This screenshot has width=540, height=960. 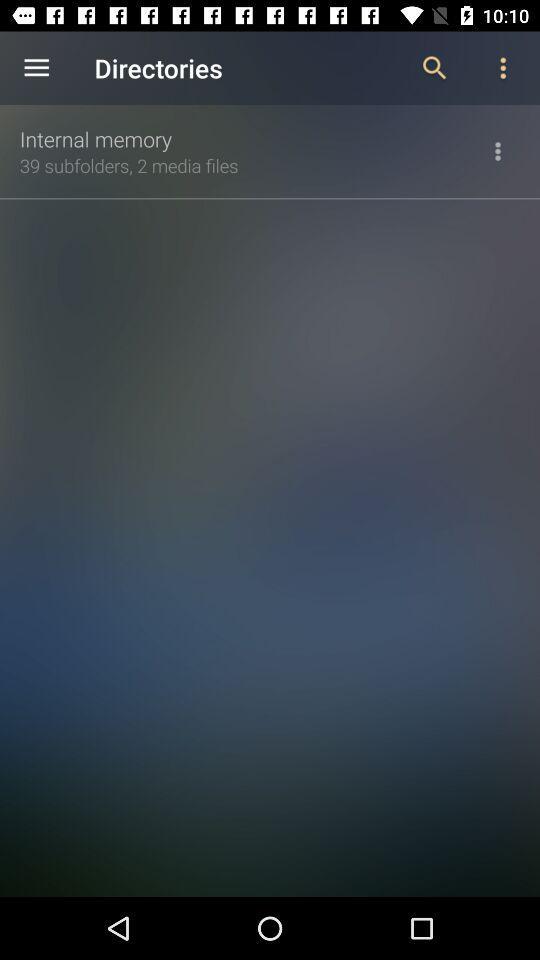 I want to click on icon to the right of 39 subfolders 2, so click(x=496, y=150).